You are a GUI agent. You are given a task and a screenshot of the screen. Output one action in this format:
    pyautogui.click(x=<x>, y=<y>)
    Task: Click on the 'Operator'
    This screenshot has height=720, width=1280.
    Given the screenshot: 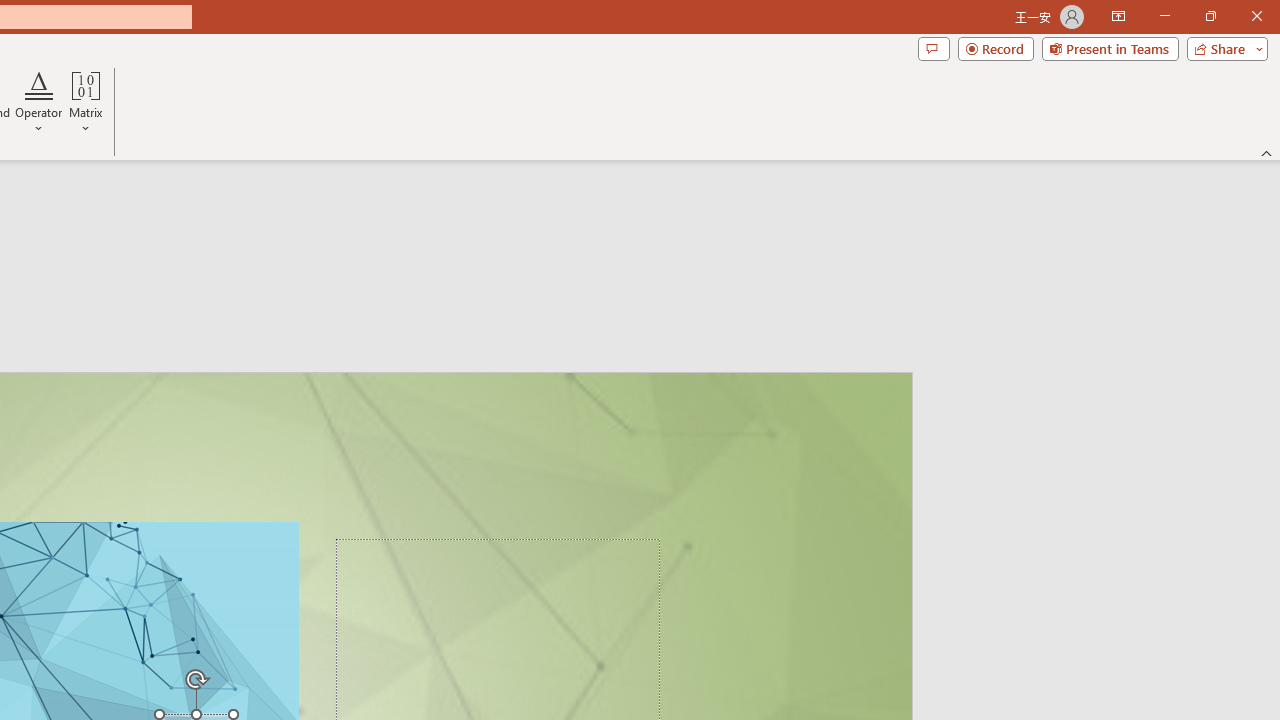 What is the action you would take?
    pyautogui.click(x=39, y=103)
    